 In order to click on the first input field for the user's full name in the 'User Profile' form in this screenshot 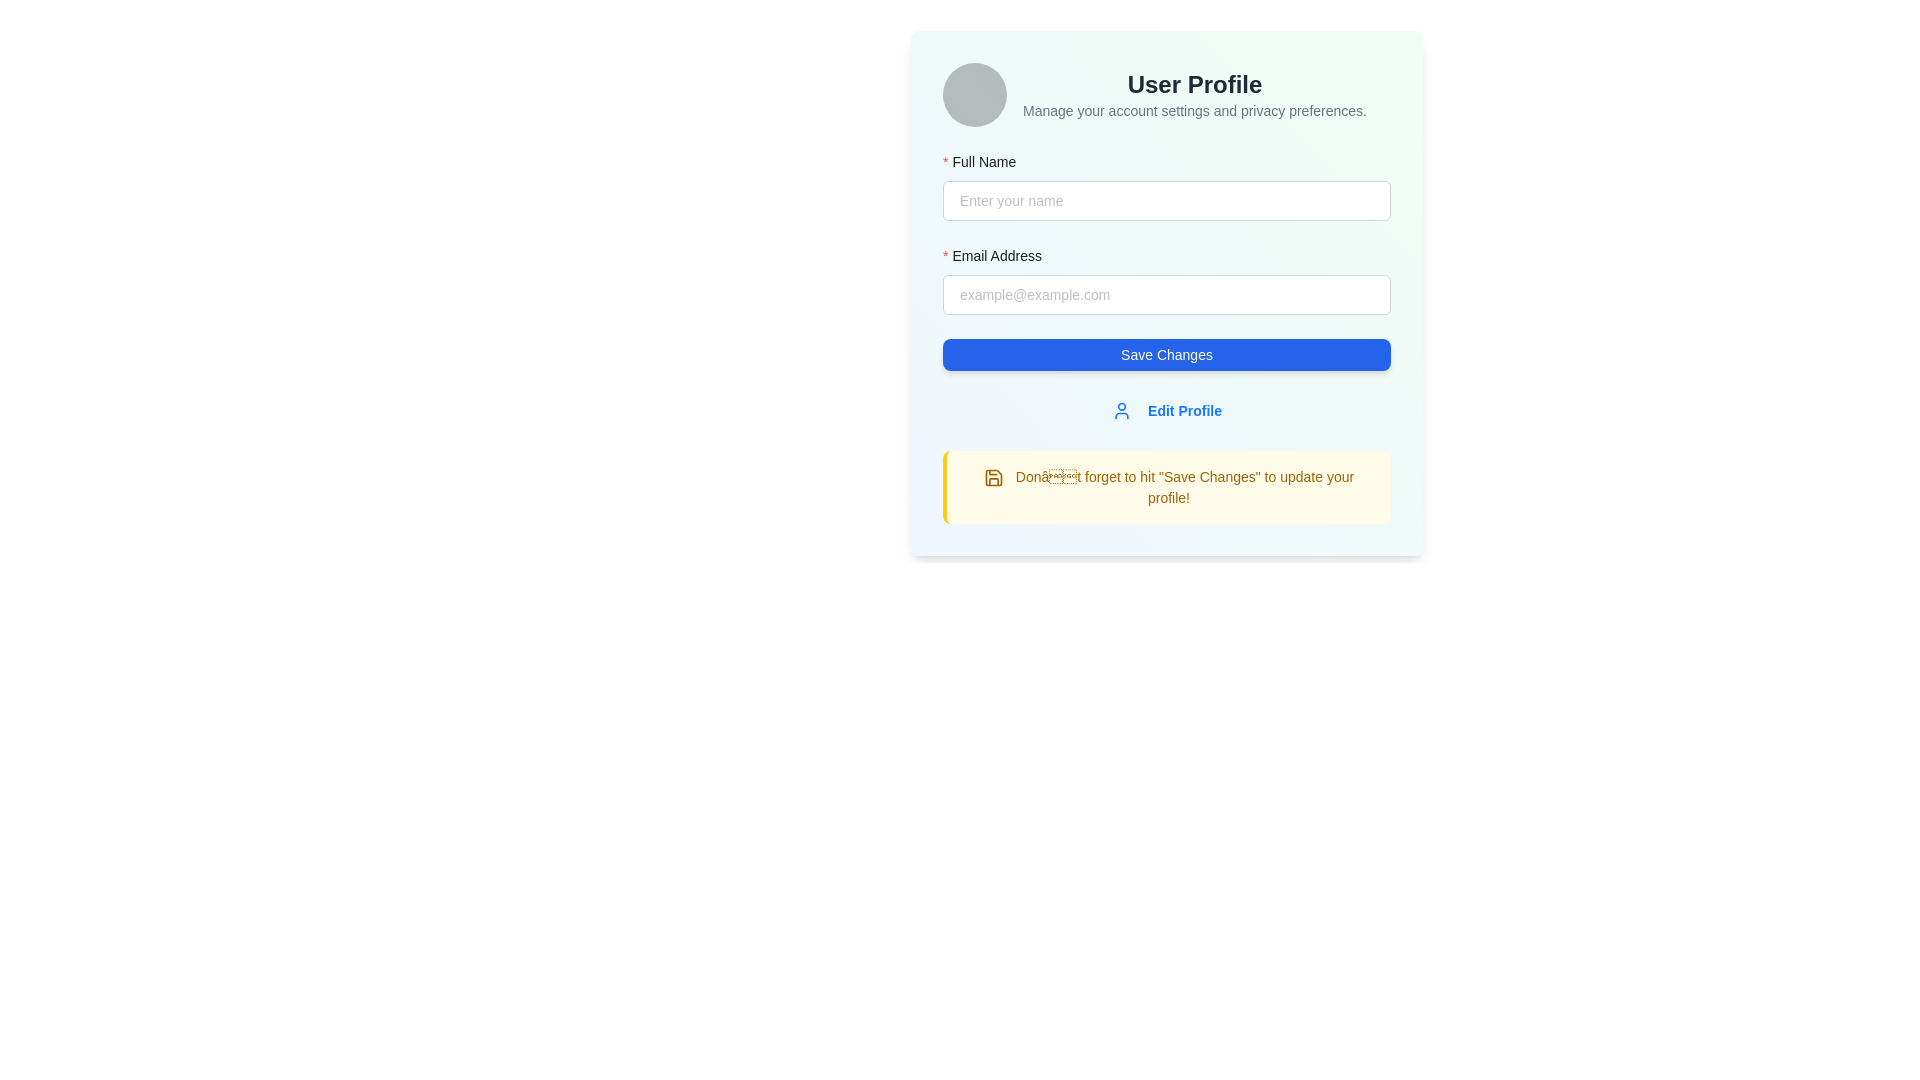, I will do `click(1166, 185)`.